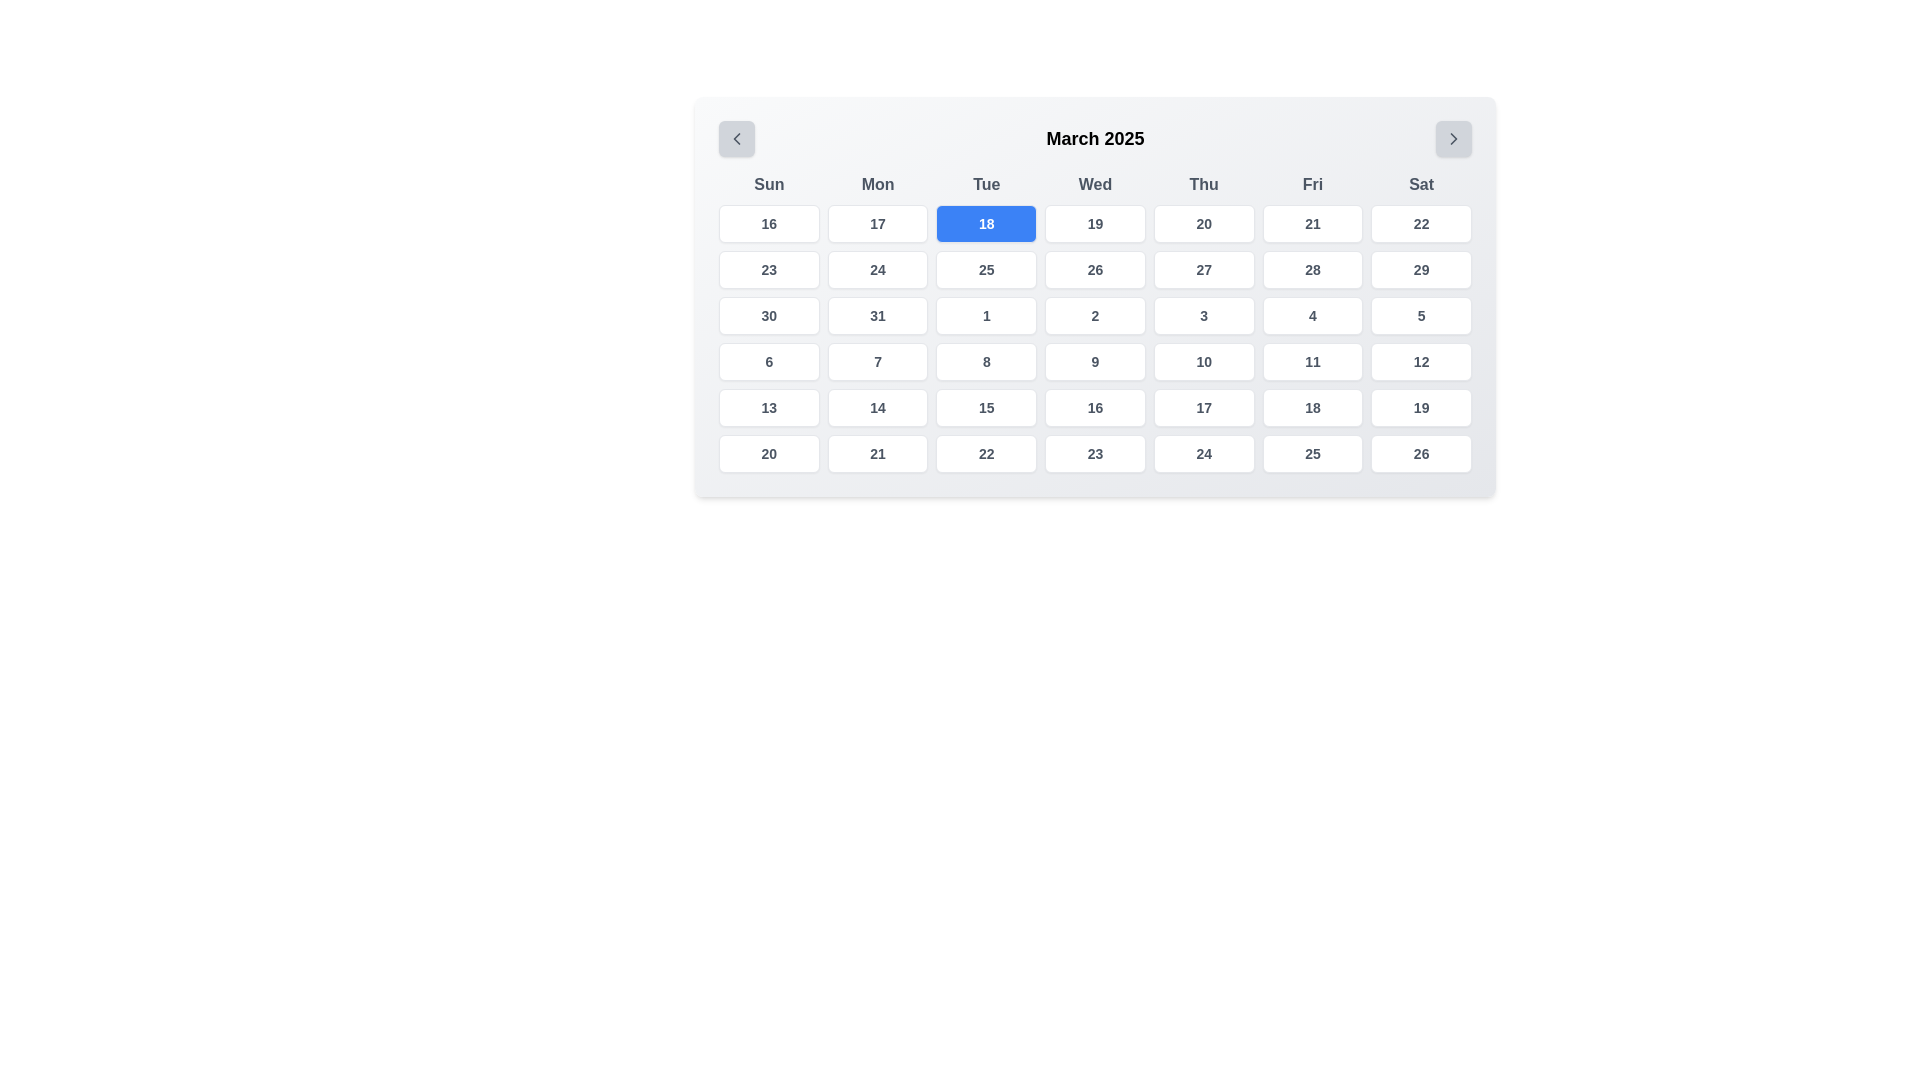 The image size is (1920, 1080). Describe the element at coordinates (1420, 407) in the screenshot. I see `the calendar button representing the 19th of the month, located in the bottom row and seventh column` at that location.